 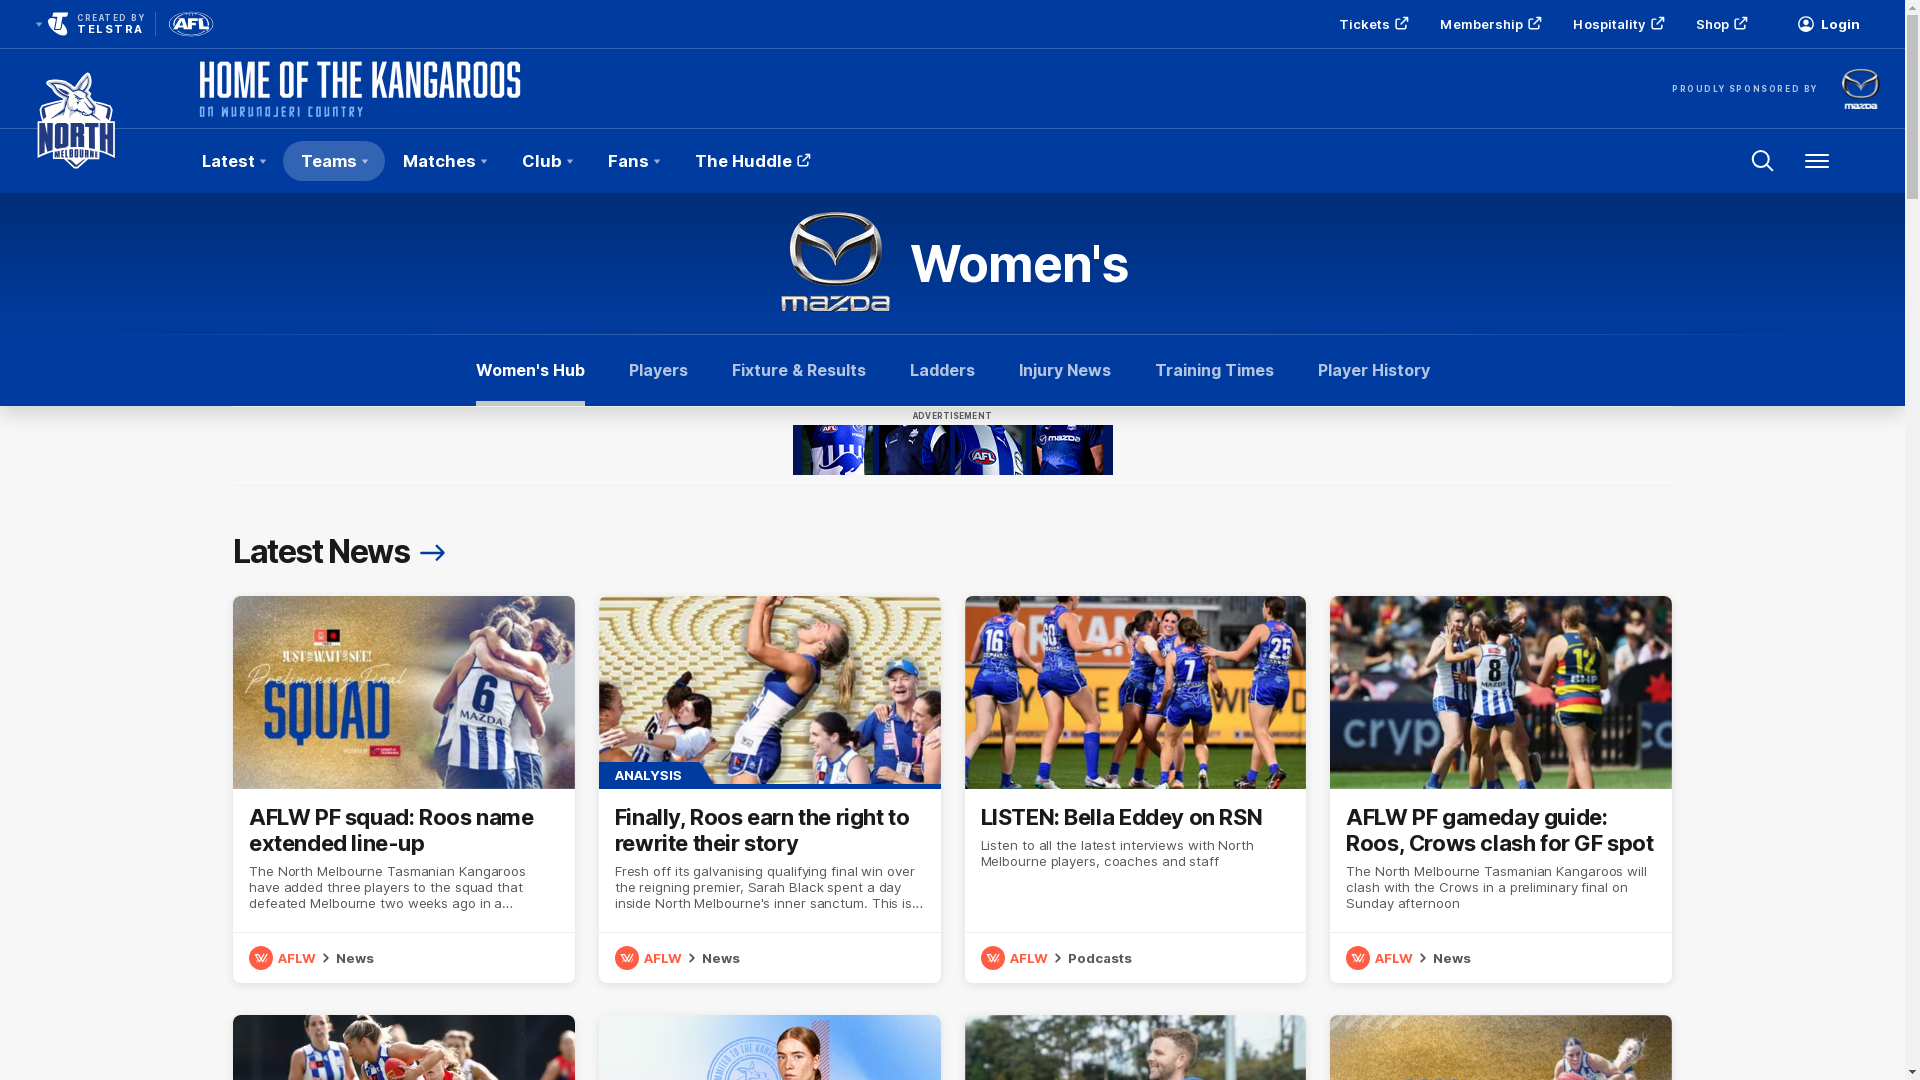 I want to click on 'Training Times', so click(x=1212, y=370).